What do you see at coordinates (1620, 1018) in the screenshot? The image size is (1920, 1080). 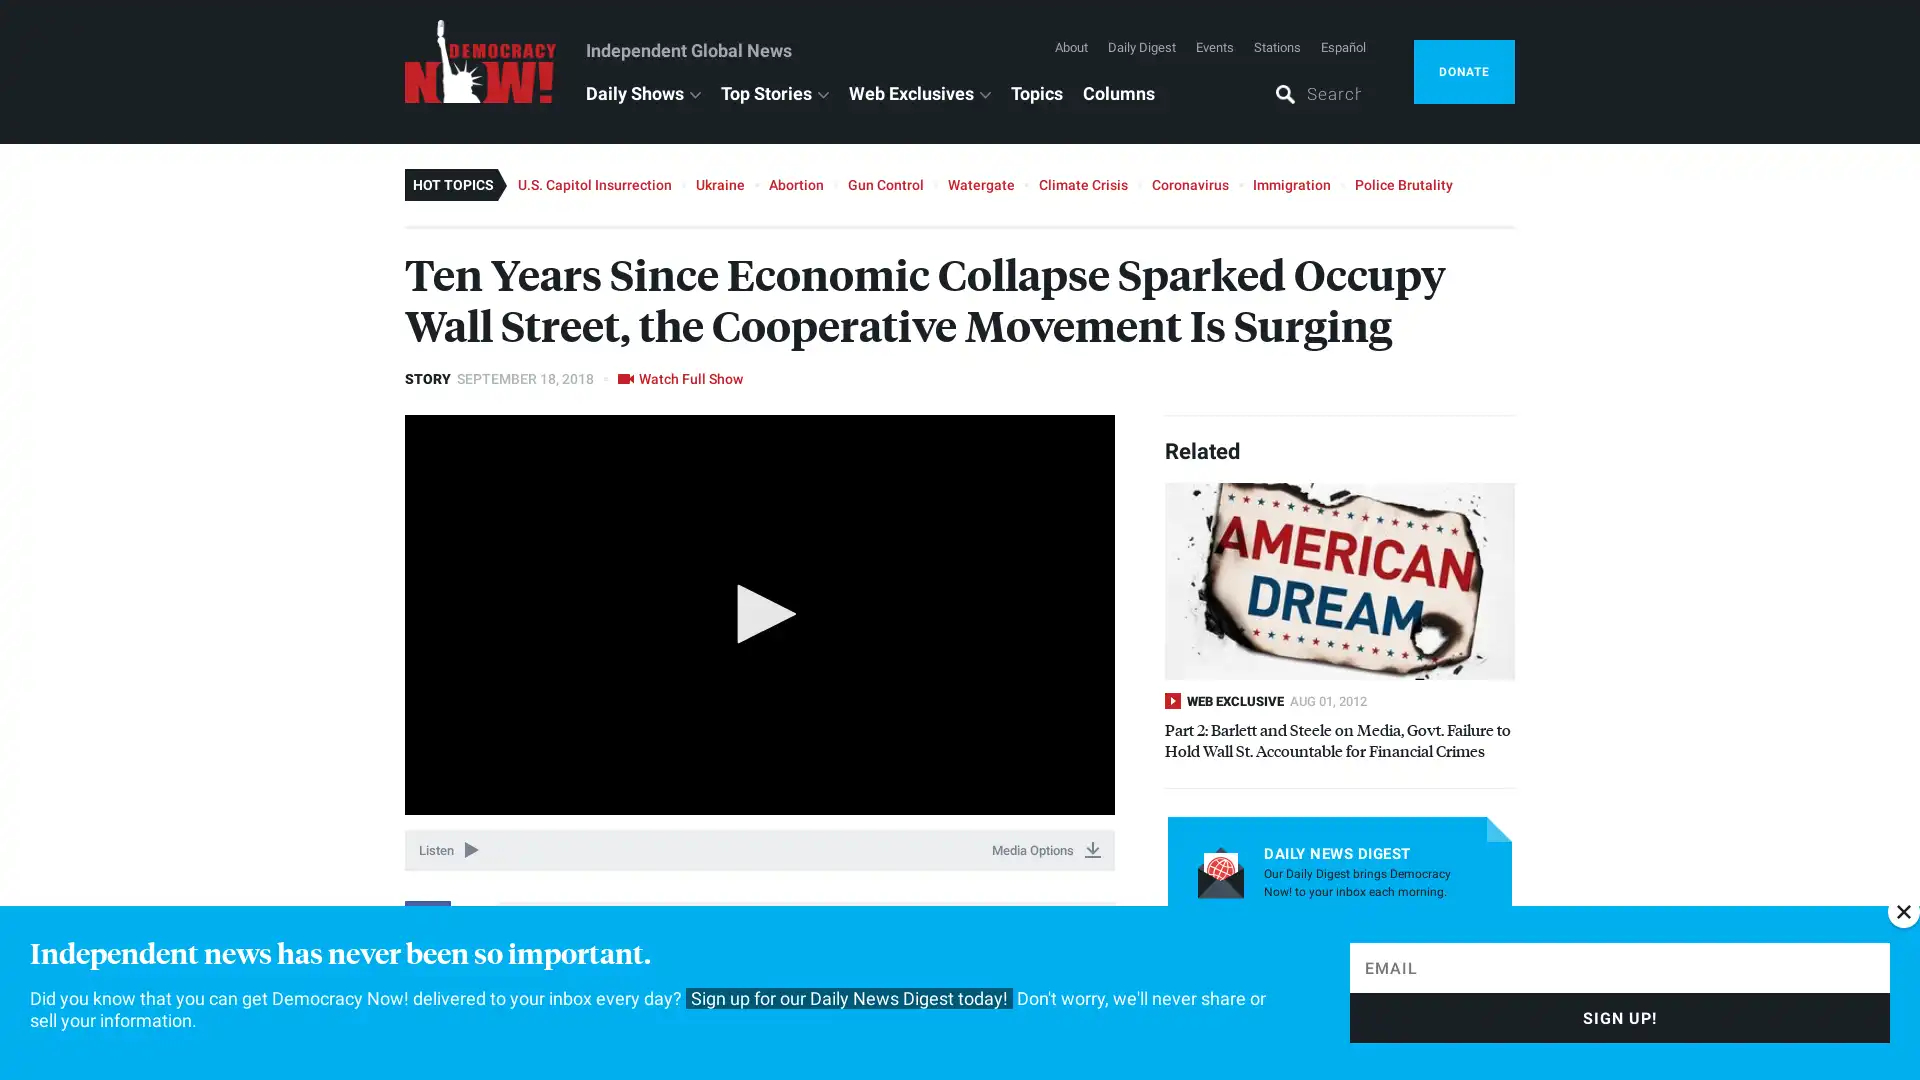 I see `Sign Up!` at bounding box center [1620, 1018].